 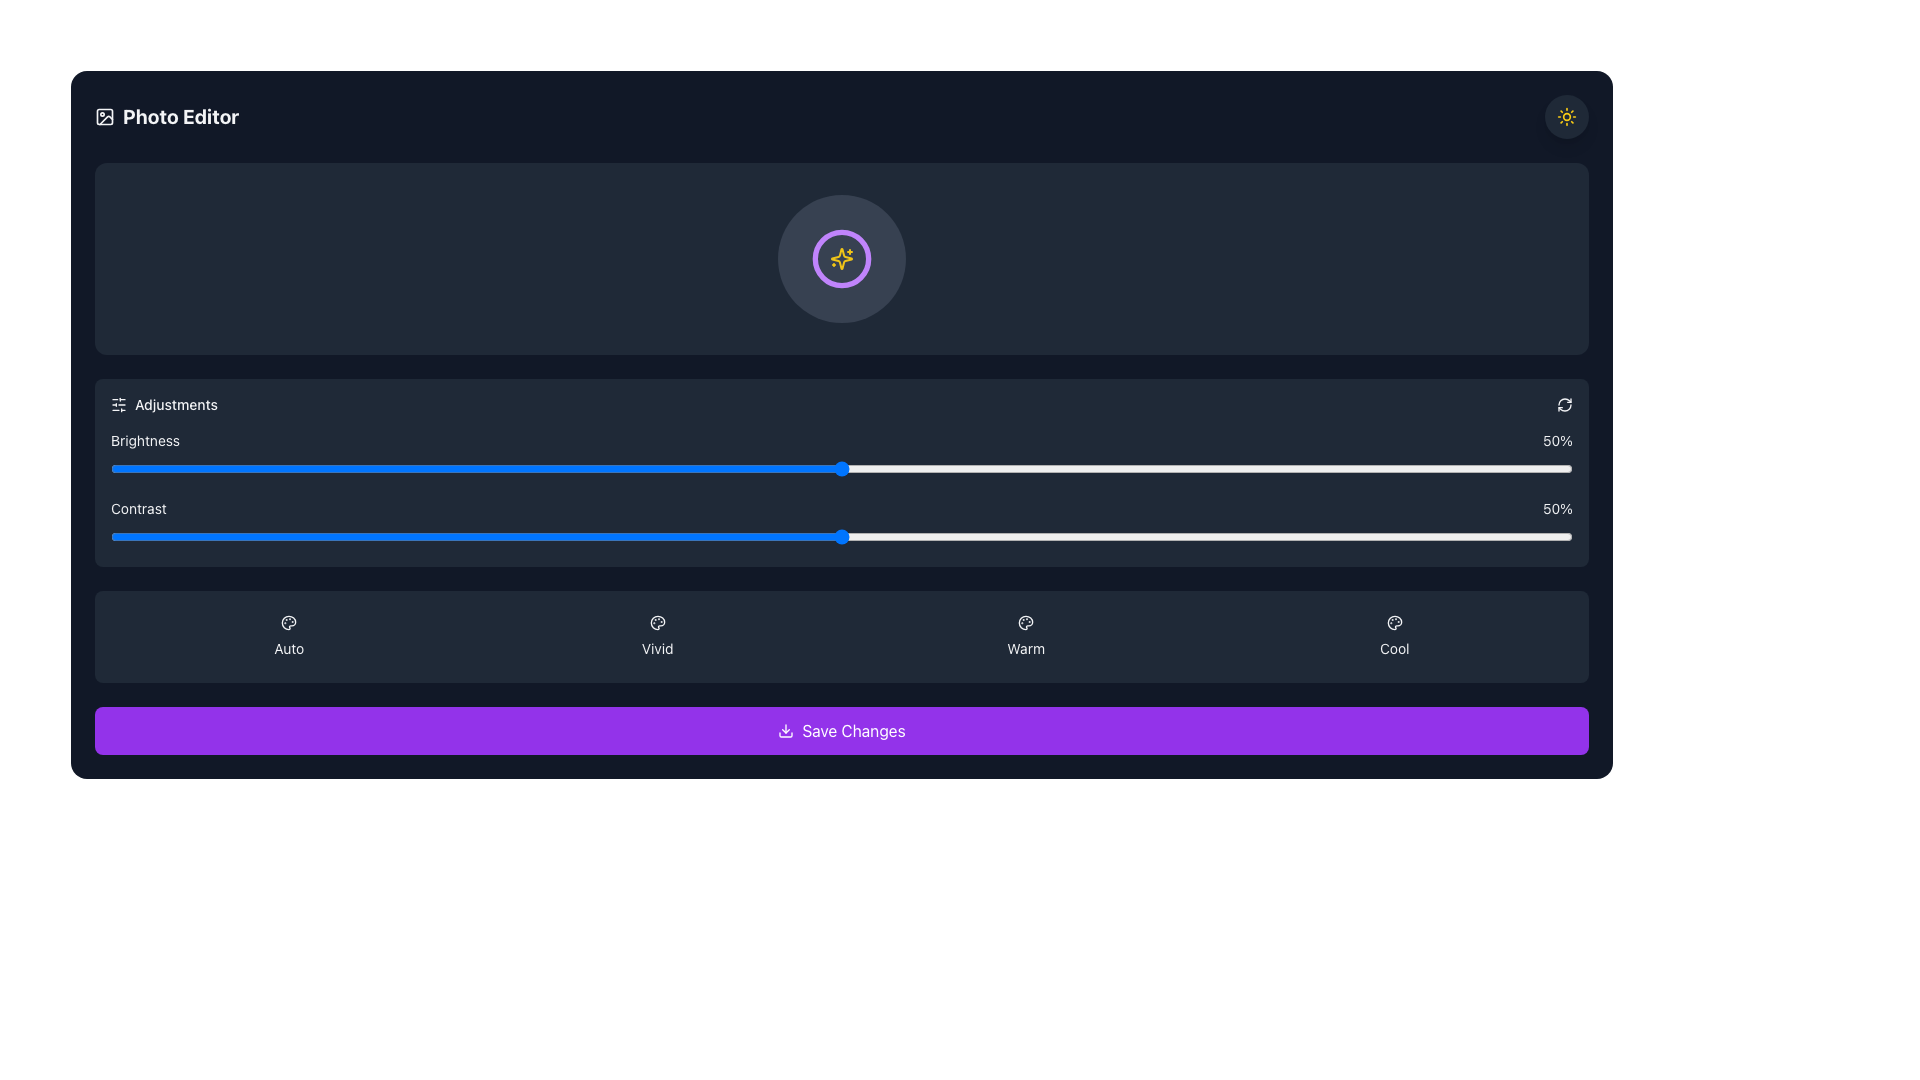 I want to click on contrast, so click(x=1032, y=469).